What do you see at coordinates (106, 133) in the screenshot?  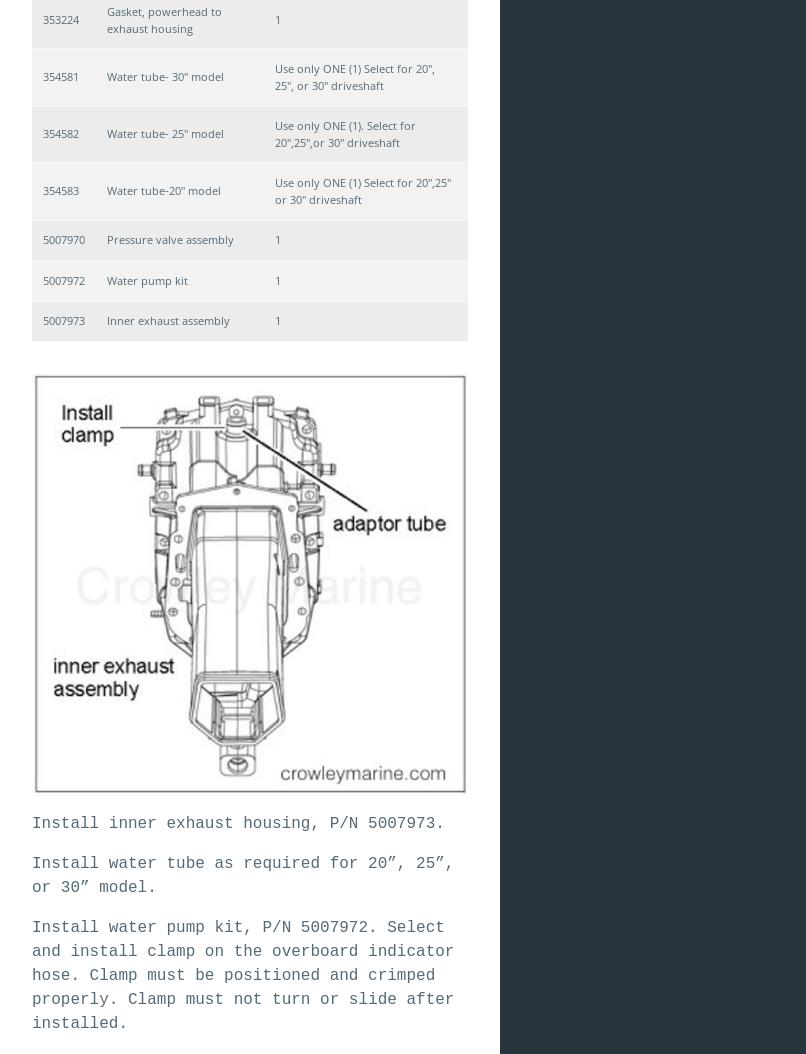 I see `'Water tube- 25" model'` at bounding box center [106, 133].